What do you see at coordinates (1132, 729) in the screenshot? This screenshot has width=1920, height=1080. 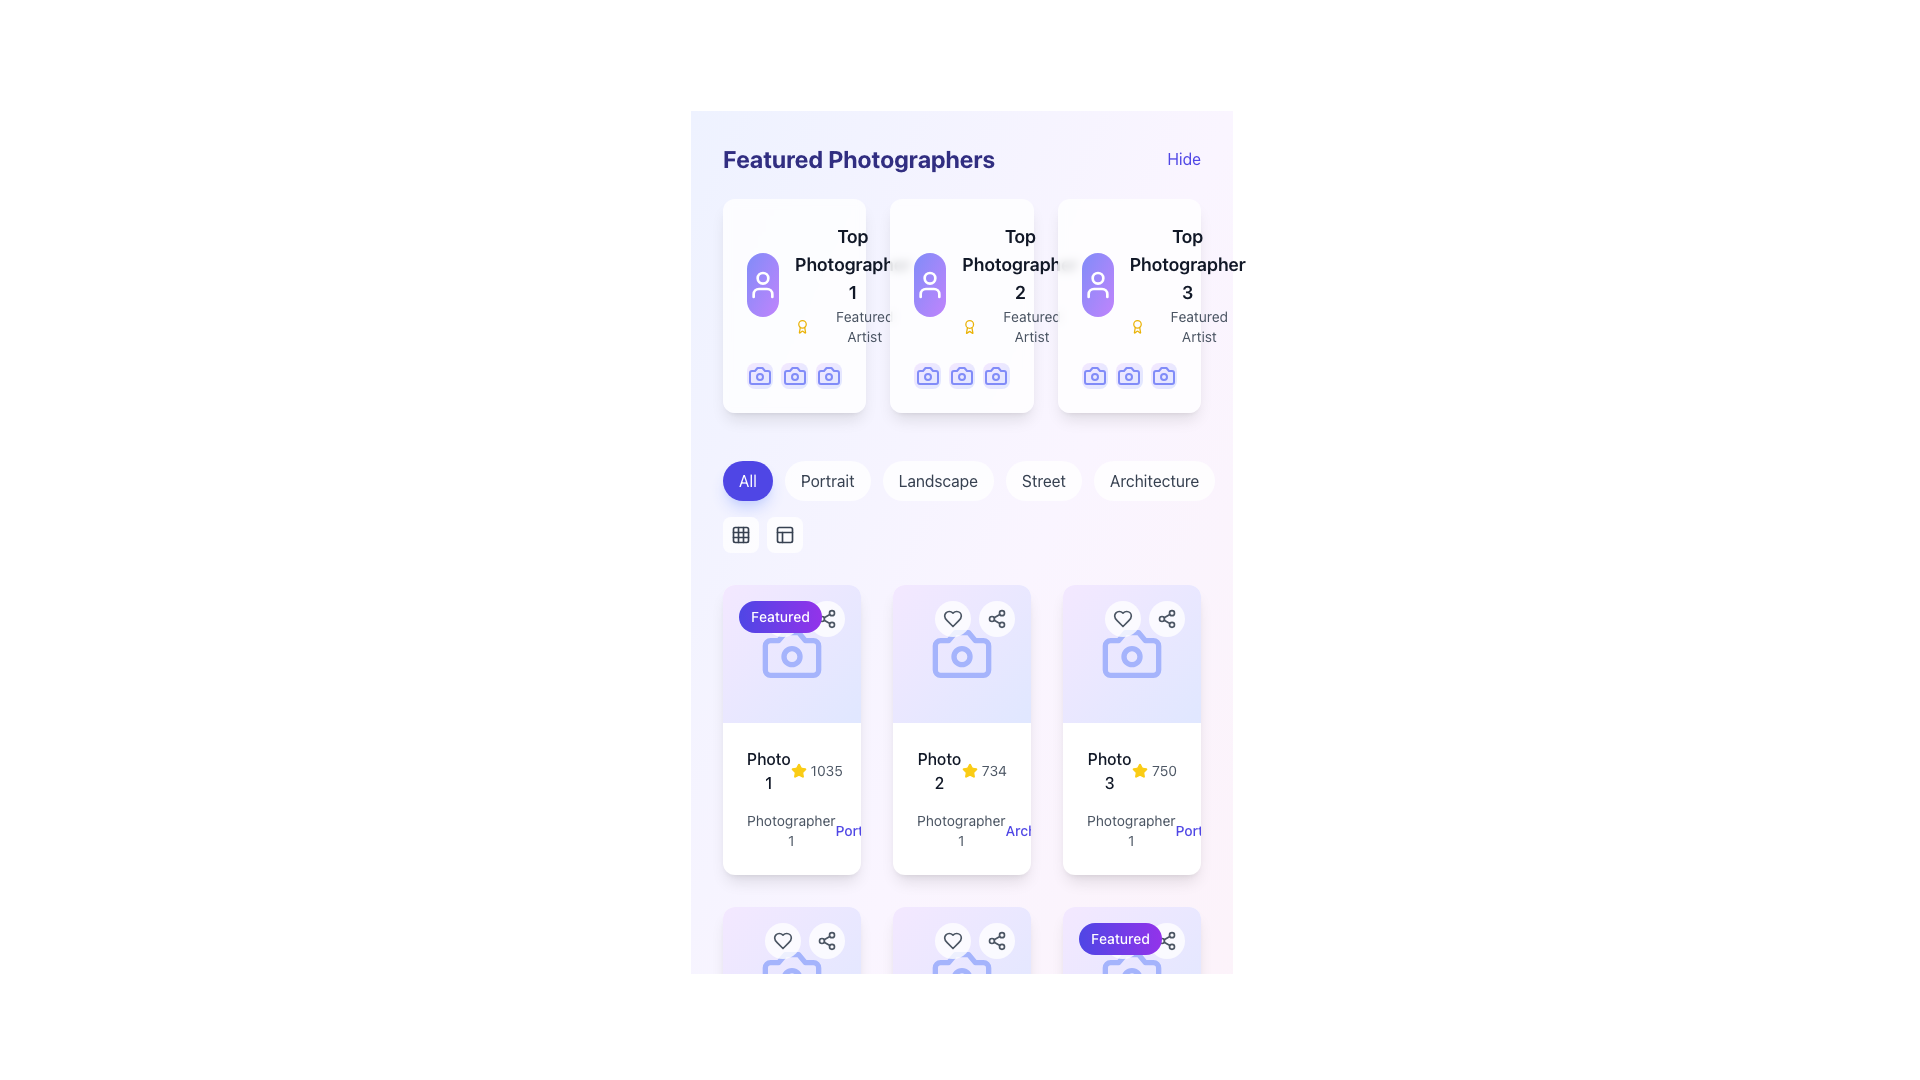 I see `the 'Portrait' link located at the bottom right corner of the third photo card in the 'Featured Photographers' section, which has a white background and rounded corners, to filter photos` at bounding box center [1132, 729].